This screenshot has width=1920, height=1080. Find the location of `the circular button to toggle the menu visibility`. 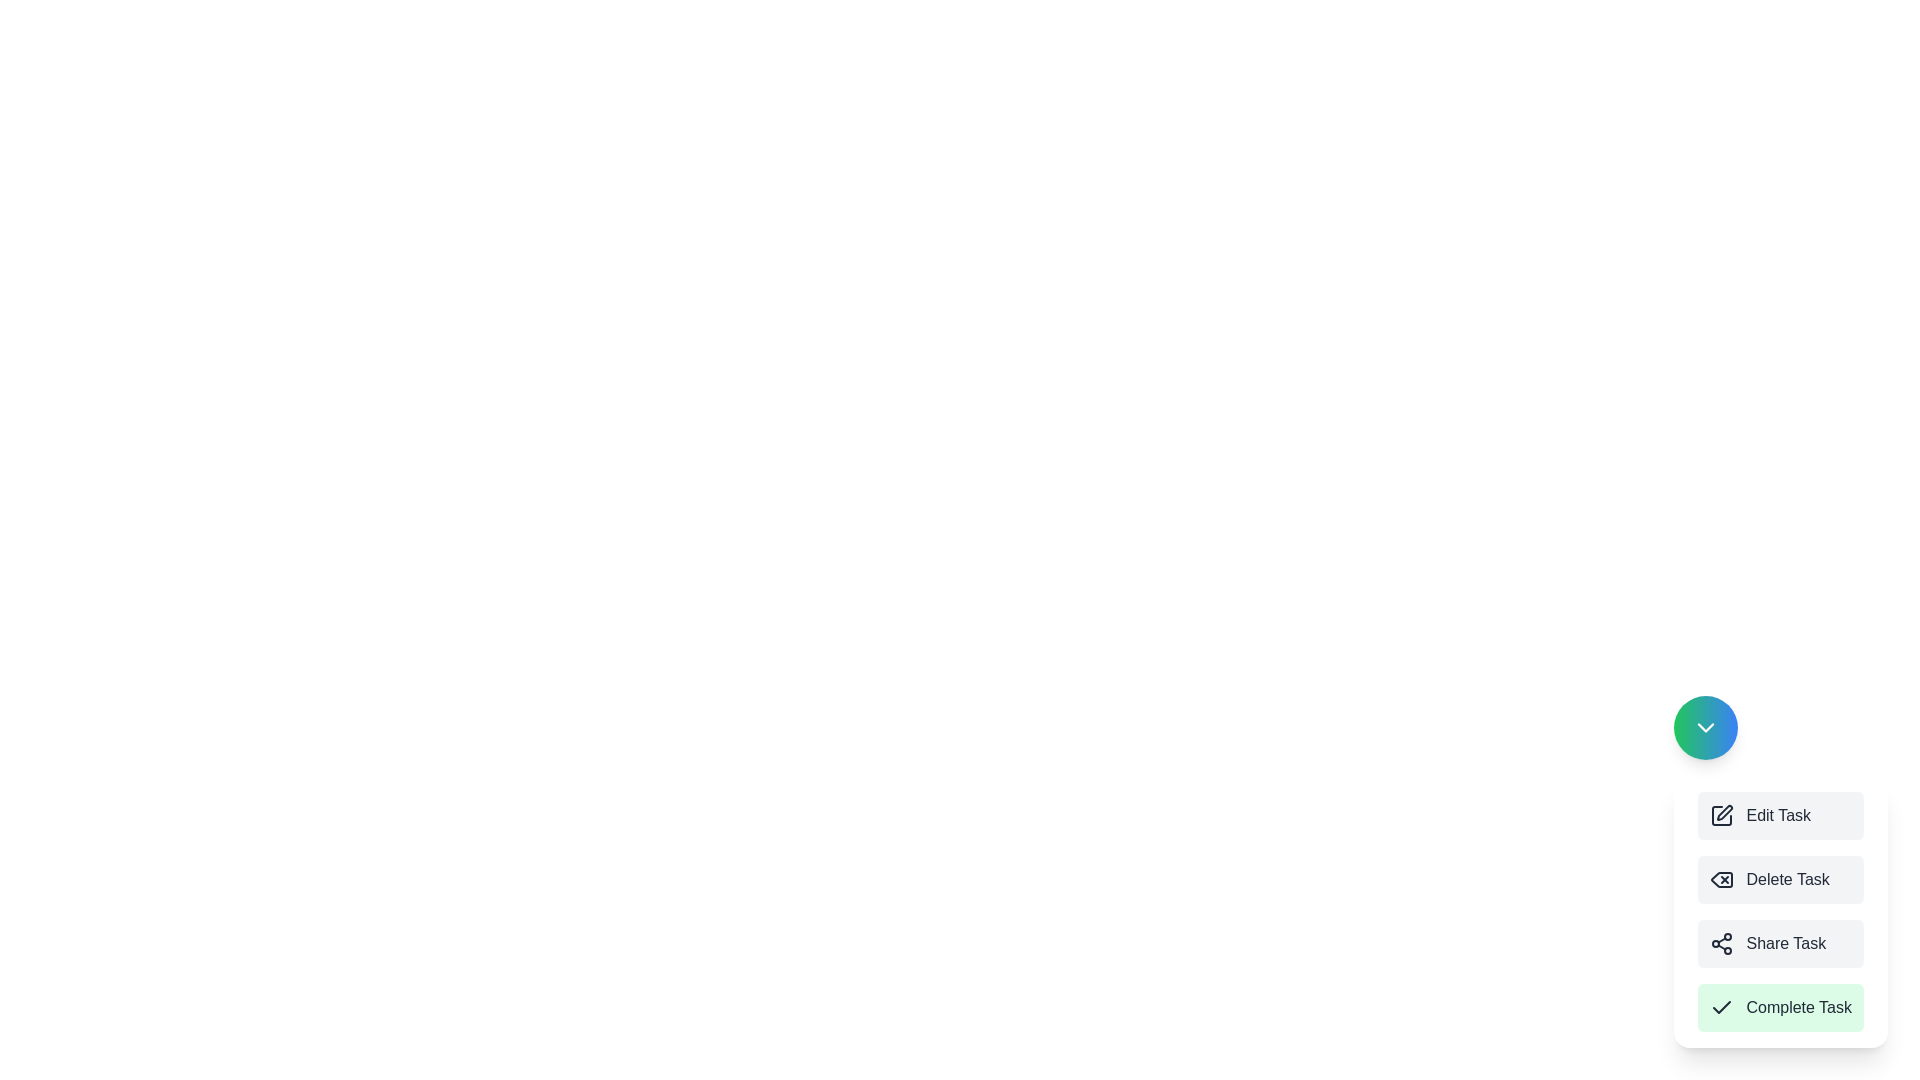

the circular button to toggle the menu visibility is located at coordinates (1704, 728).